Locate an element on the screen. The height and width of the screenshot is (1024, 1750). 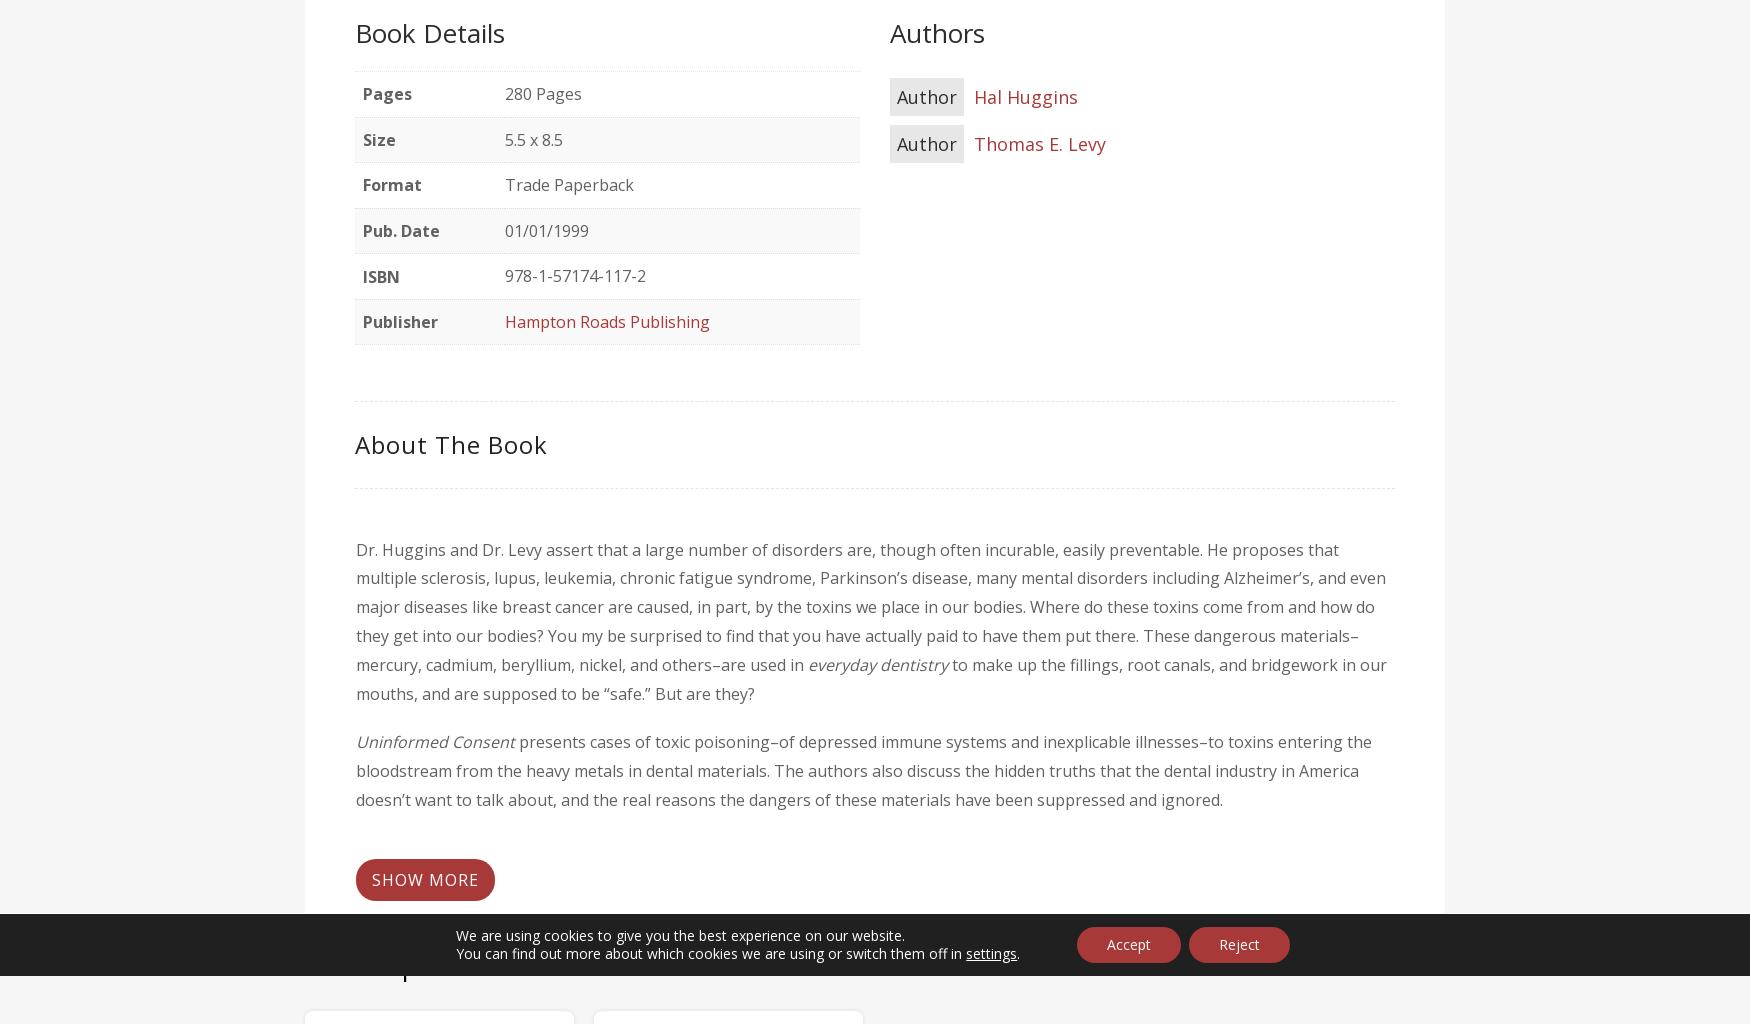
'We are using cookies to give you the best experience on our website.' is located at coordinates (679, 934).